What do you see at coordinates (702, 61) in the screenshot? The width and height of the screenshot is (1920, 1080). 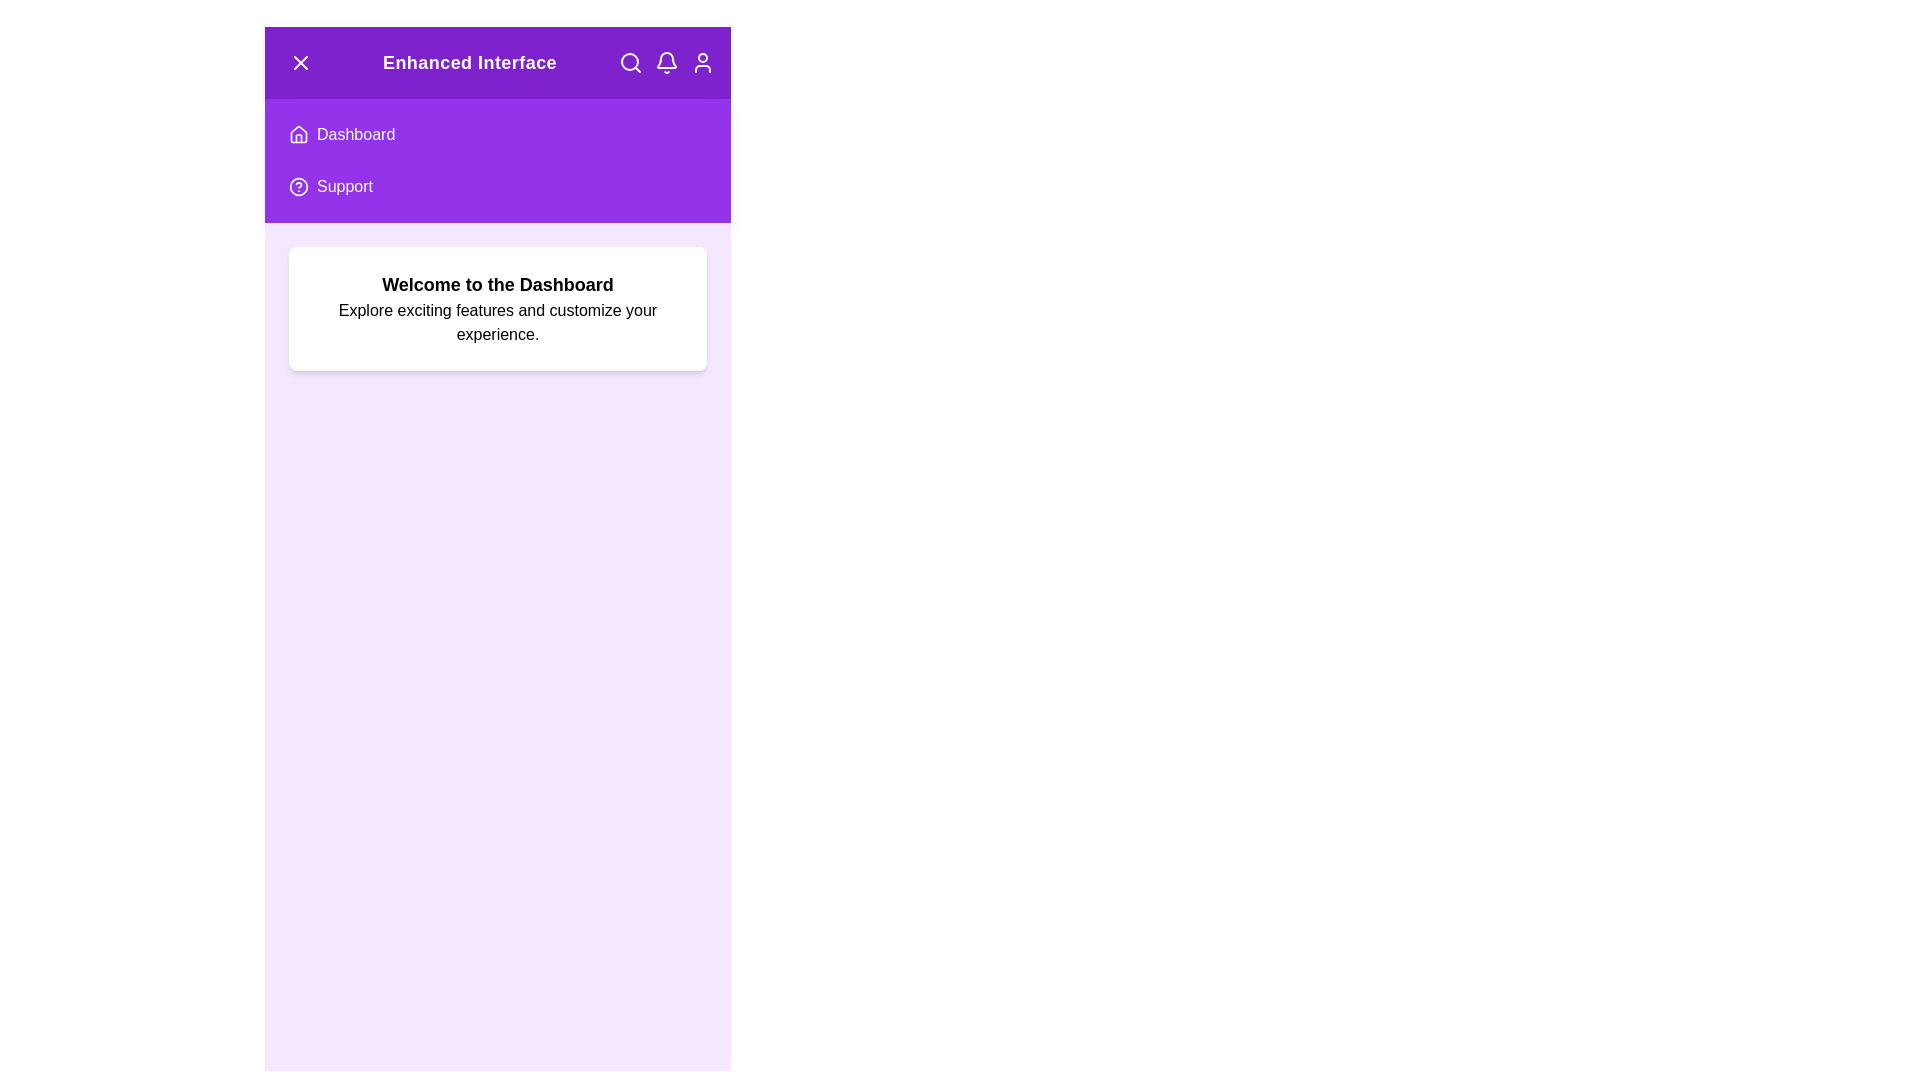 I see `the user profile icon to interact with it` at bounding box center [702, 61].